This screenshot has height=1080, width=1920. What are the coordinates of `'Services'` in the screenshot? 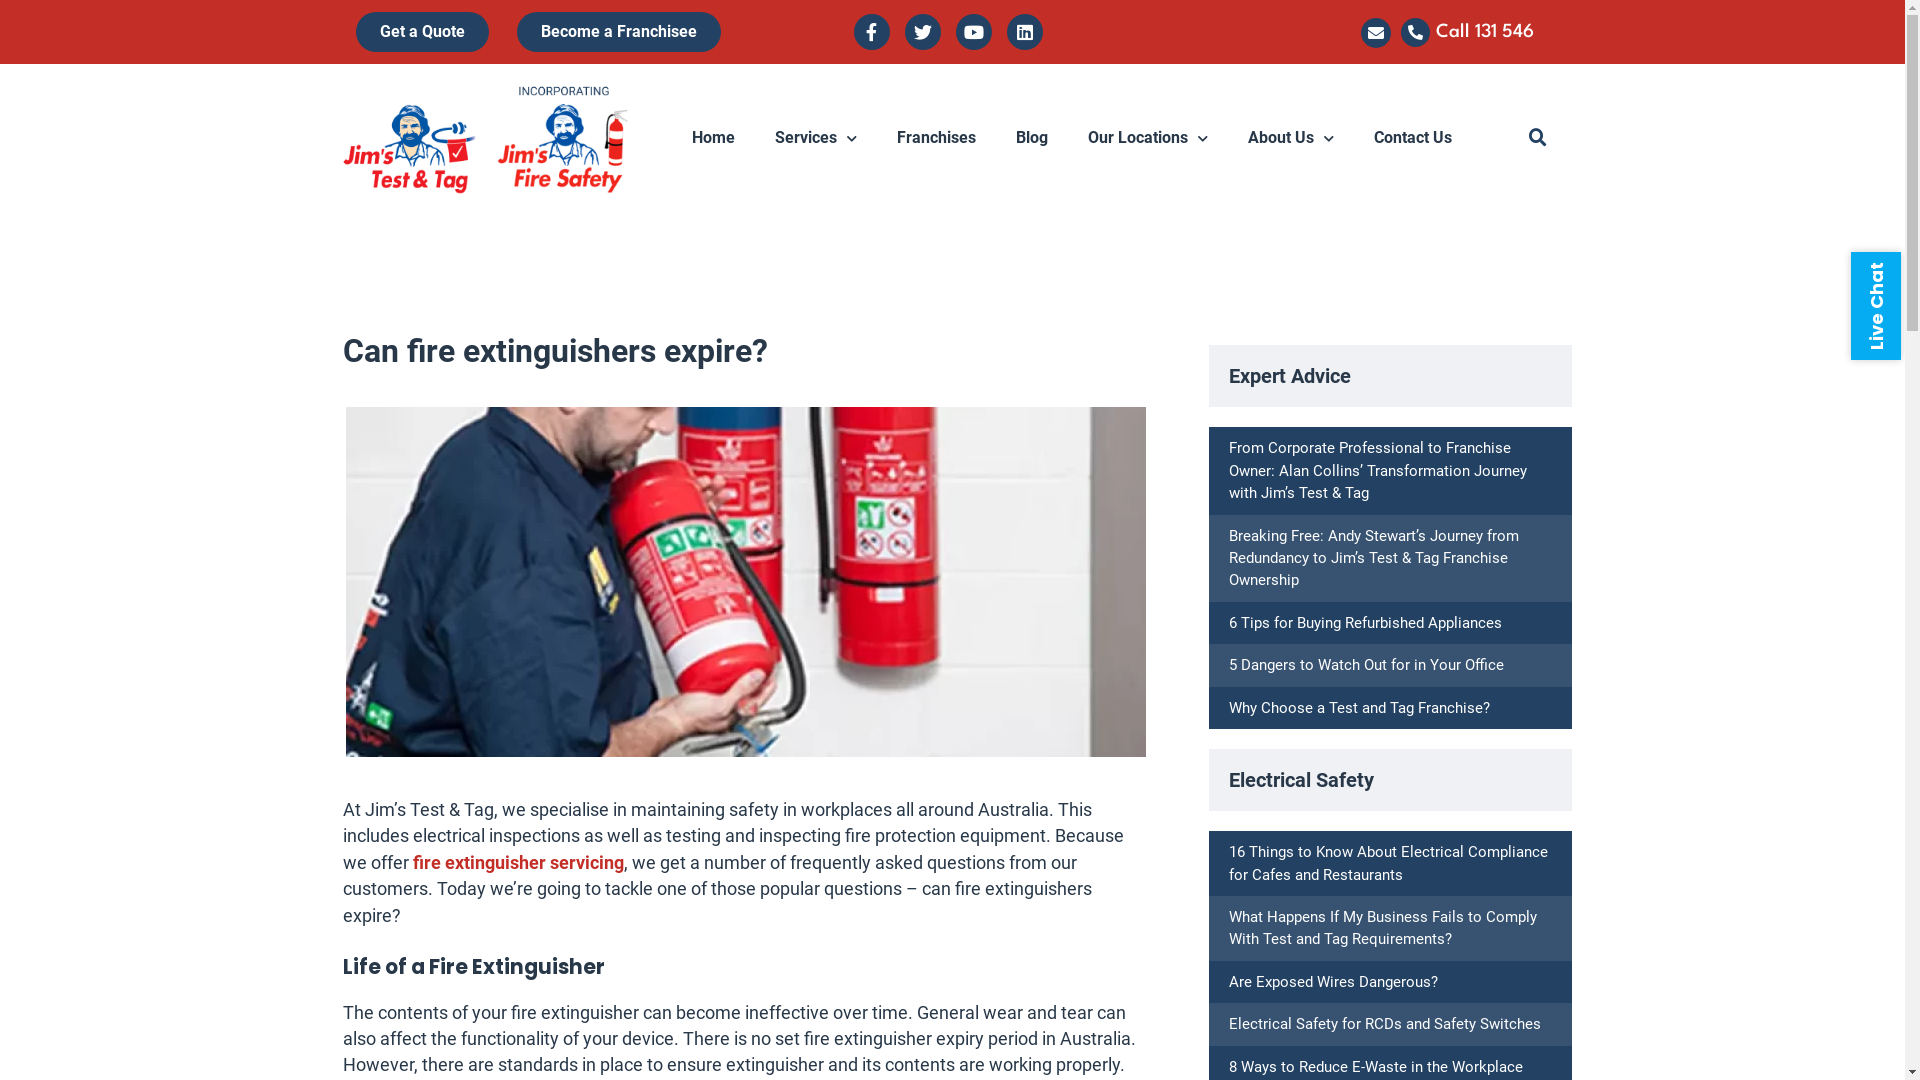 It's located at (816, 137).